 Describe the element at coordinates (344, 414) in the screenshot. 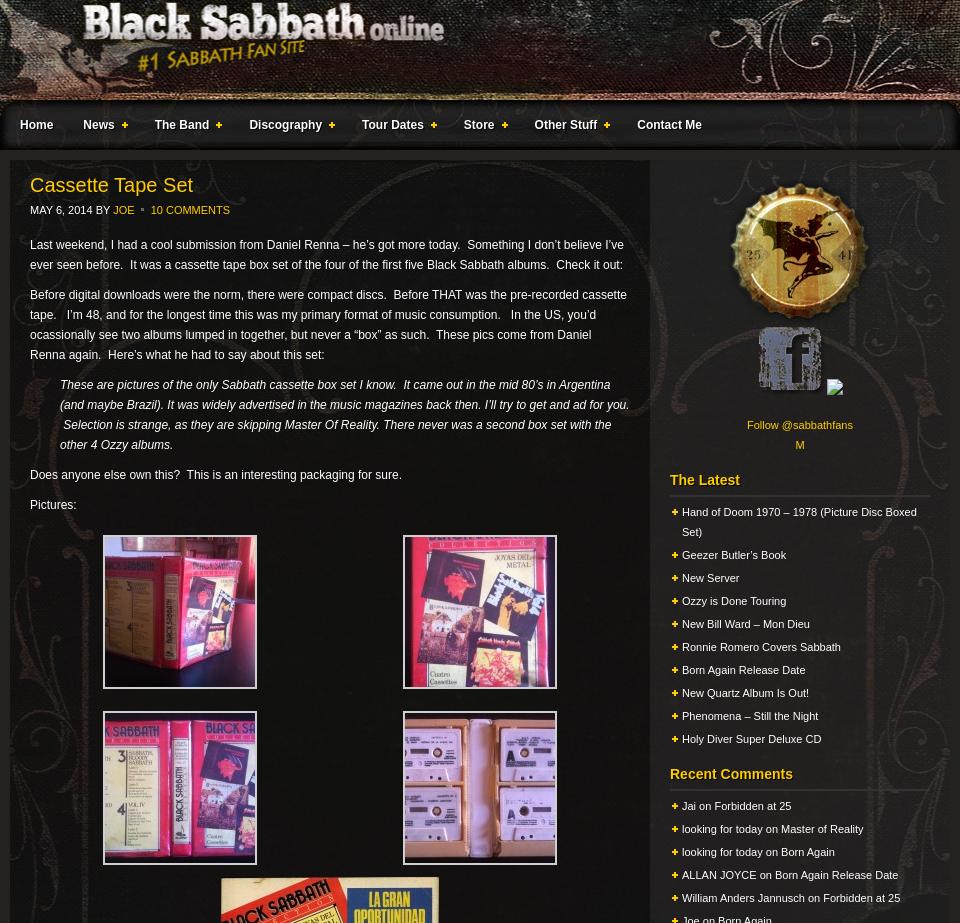

I see `'These are pictures of the only Sabbath cassette box set I know.  It came out in the mid 80’s in Argentina (and maybe Brazil). It was widely advertised in the music magazines back then. I’ll try to get and ad for you.  Selection is strange, as they are skipping Master Of Reality. There never was a second box set with the other 4 Ozzy albums.'` at that location.